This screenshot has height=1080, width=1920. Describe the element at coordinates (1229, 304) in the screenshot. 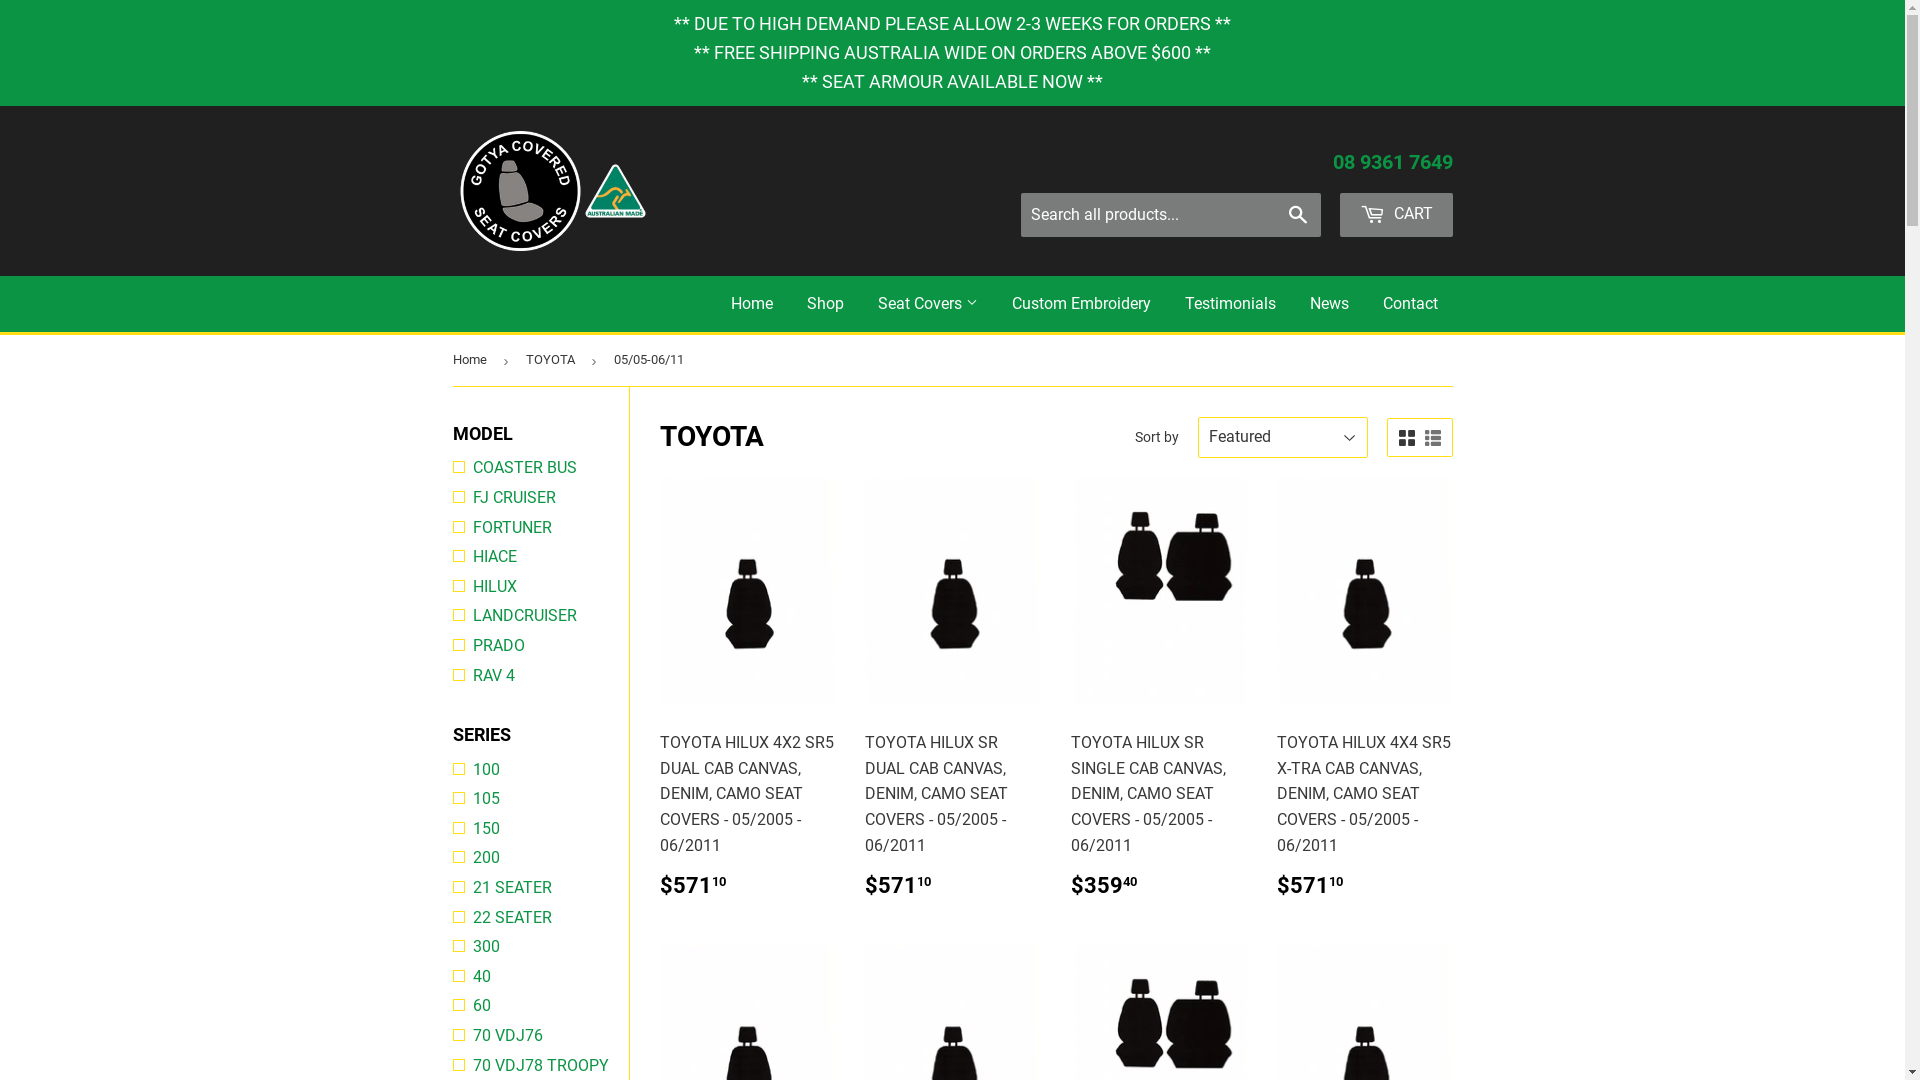

I see `'Testimonials'` at that location.